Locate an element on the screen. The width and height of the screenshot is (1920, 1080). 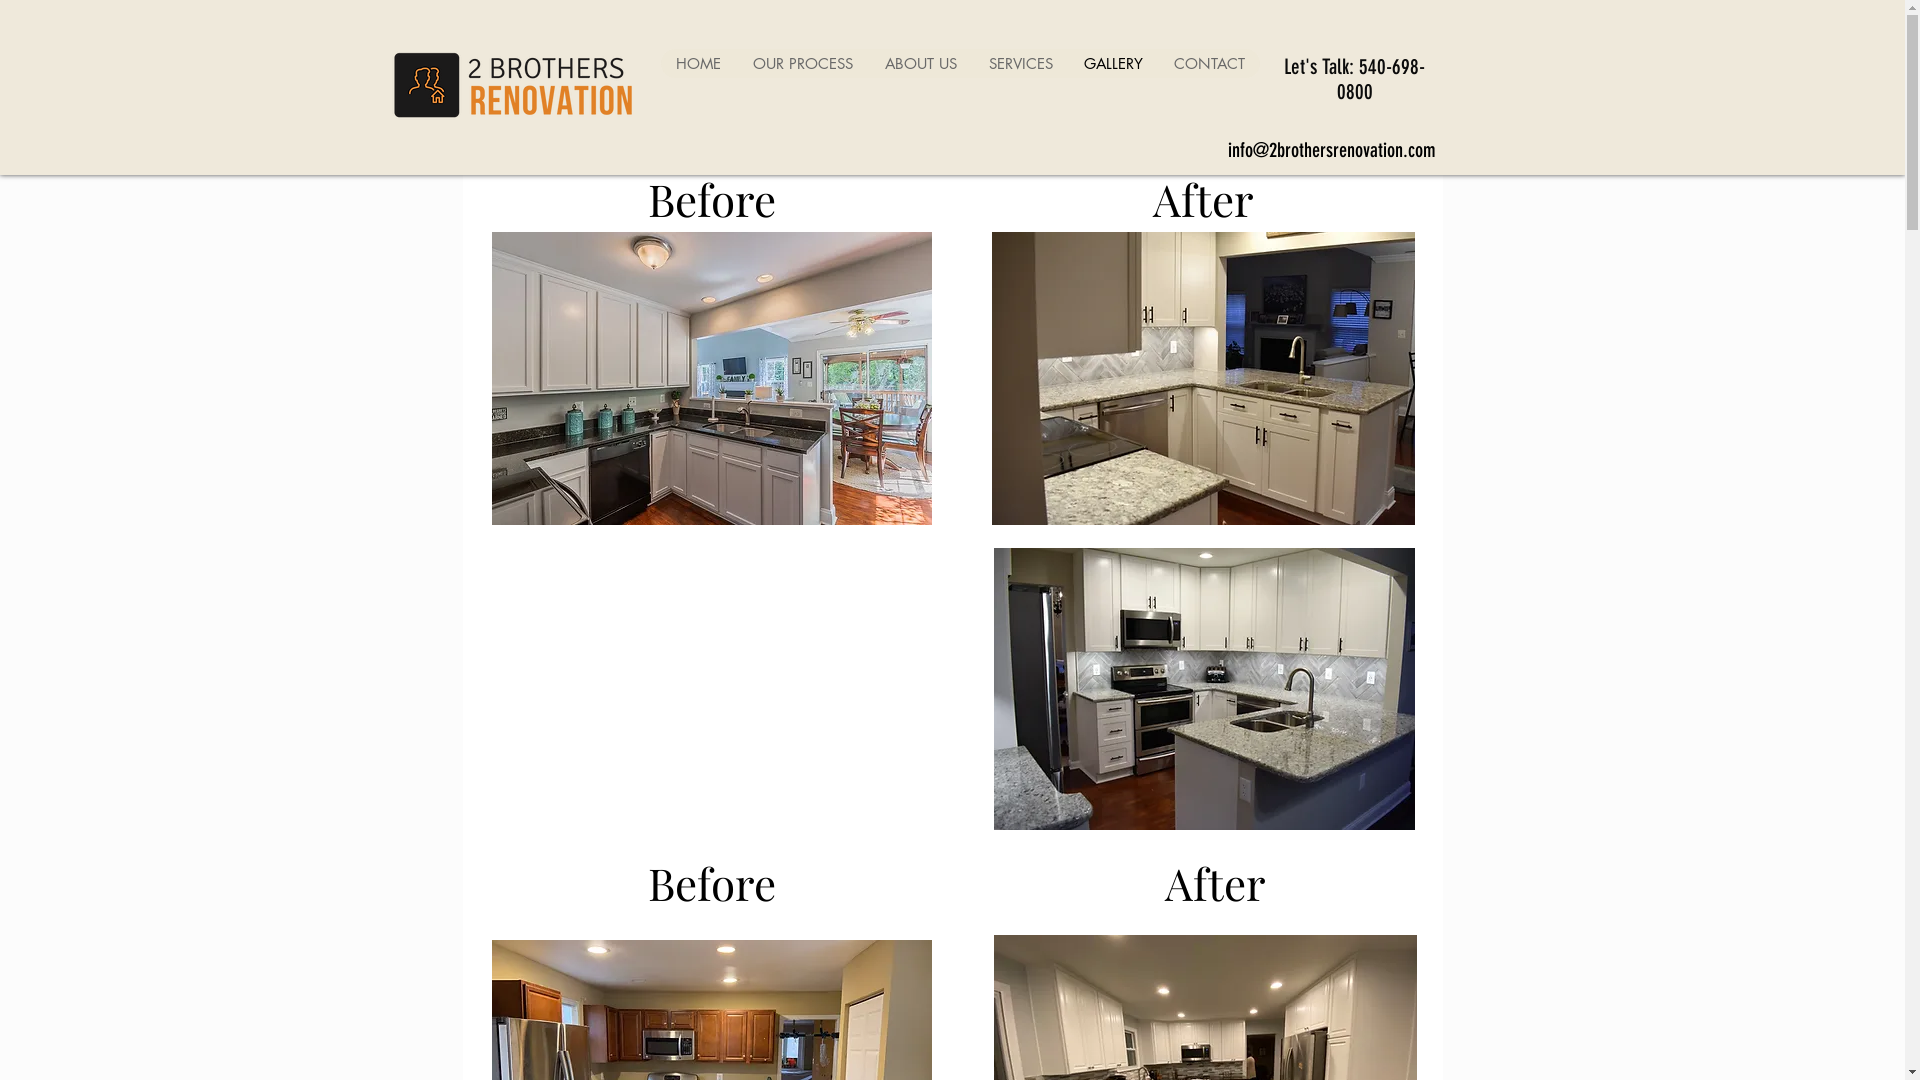
'HOME' is located at coordinates (660, 62).